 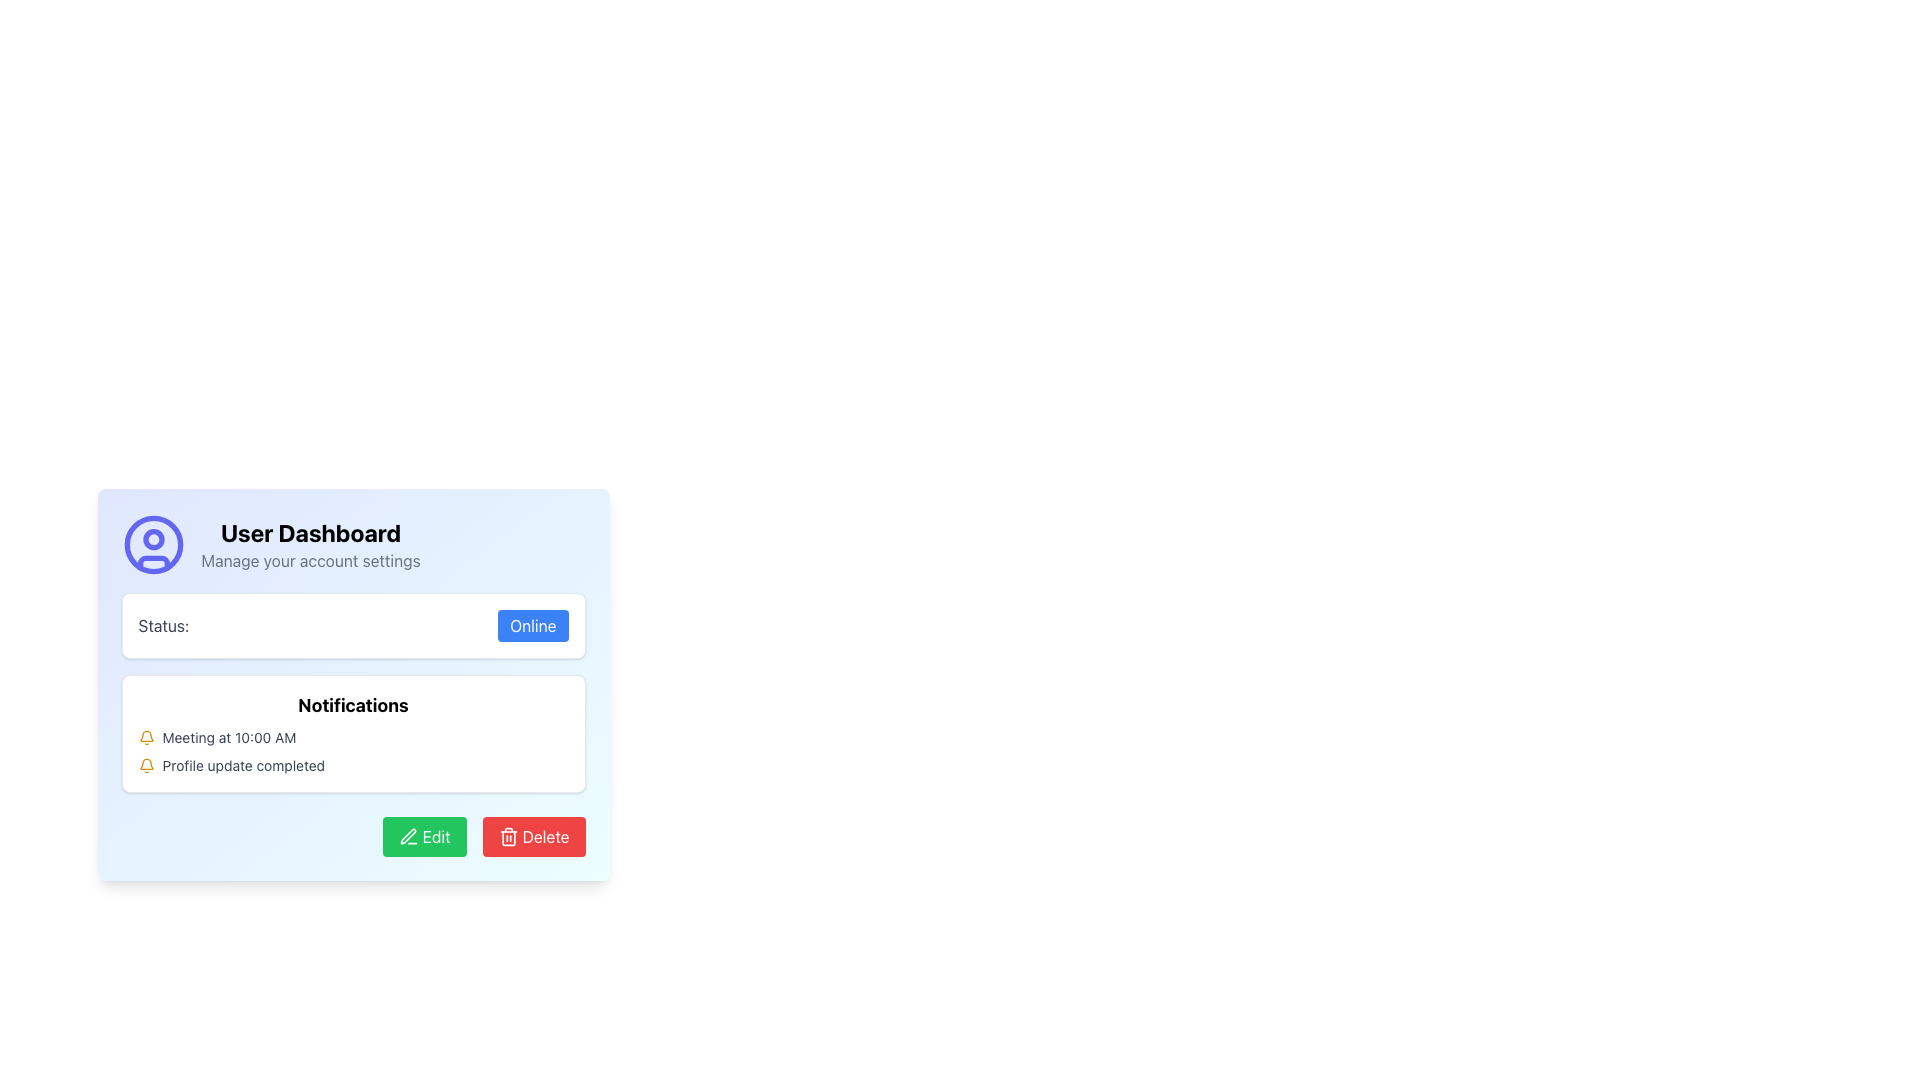 What do you see at coordinates (152, 544) in the screenshot?
I see `the user profile avatar icon located towards the top left of the dashboard interface, adjacent to the 'User Dashboard' title` at bounding box center [152, 544].